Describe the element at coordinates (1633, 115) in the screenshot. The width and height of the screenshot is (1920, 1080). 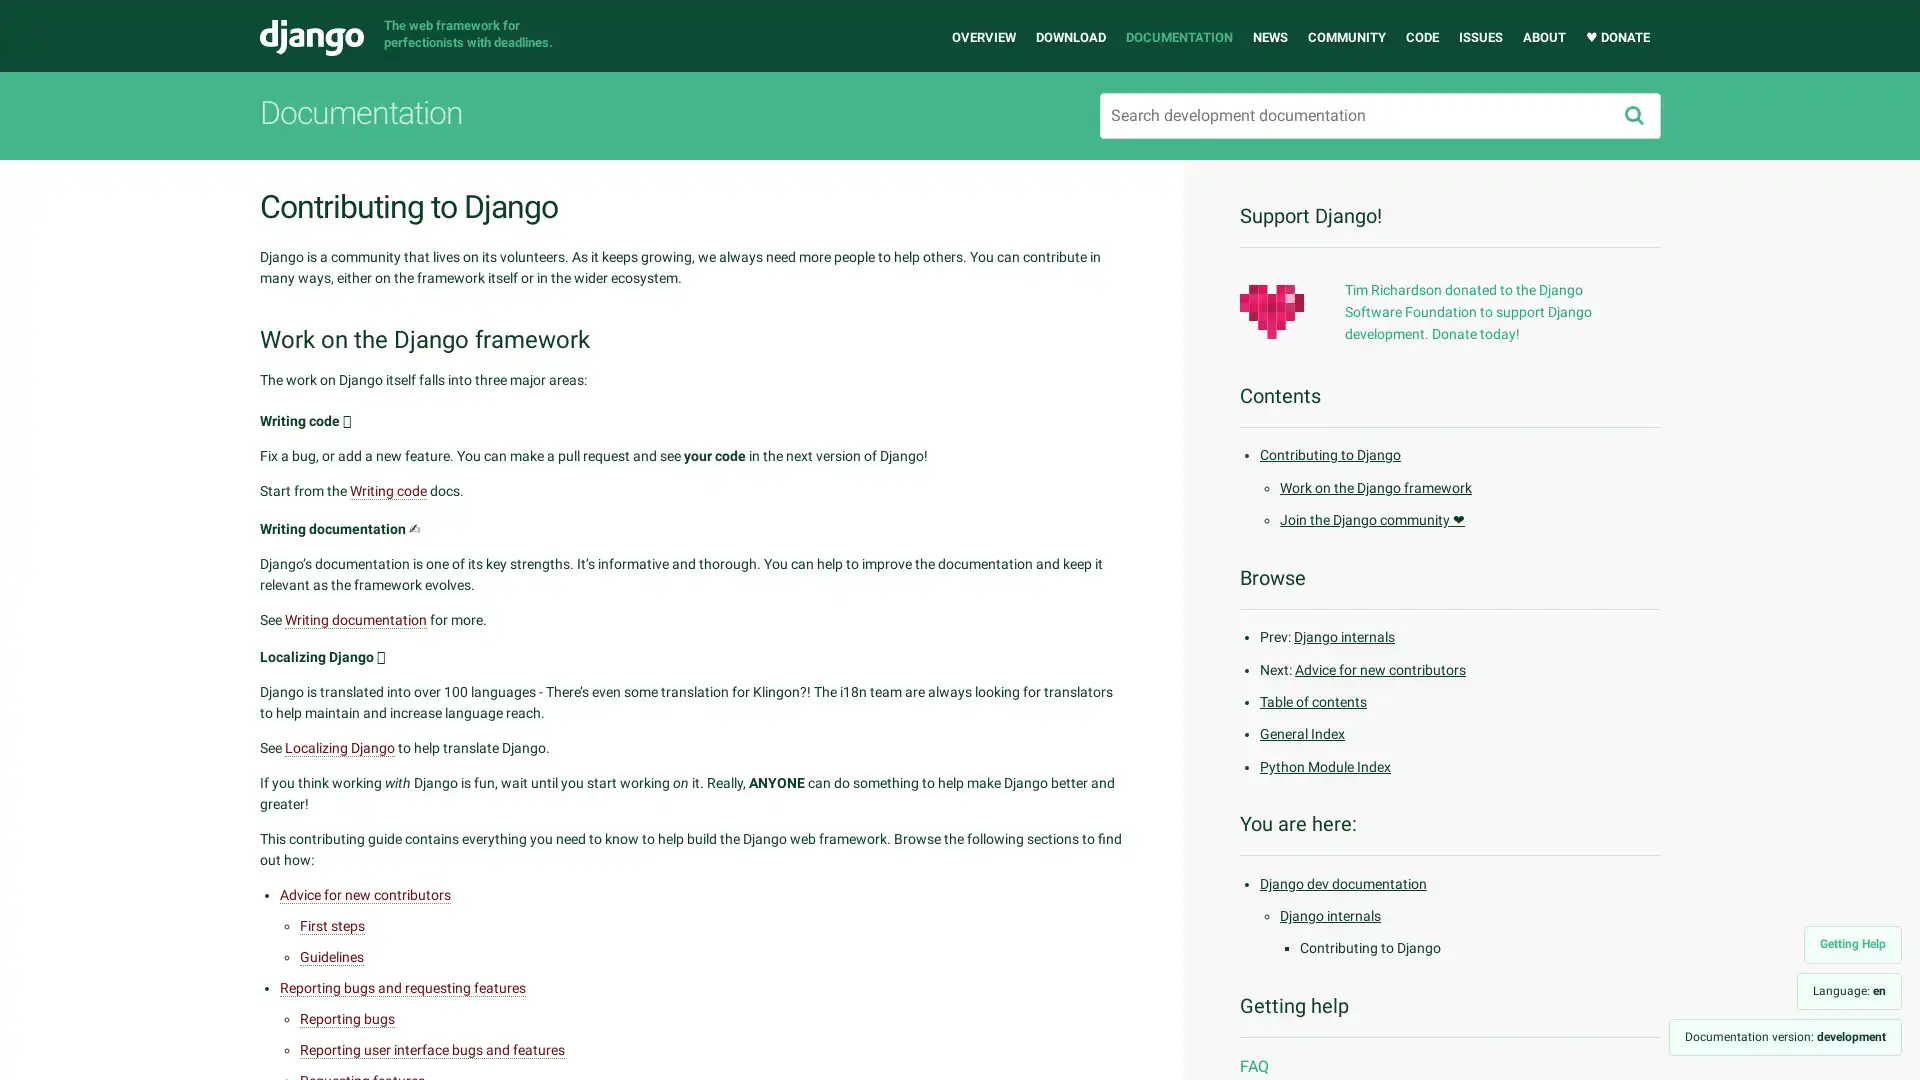
I see `Search` at that location.